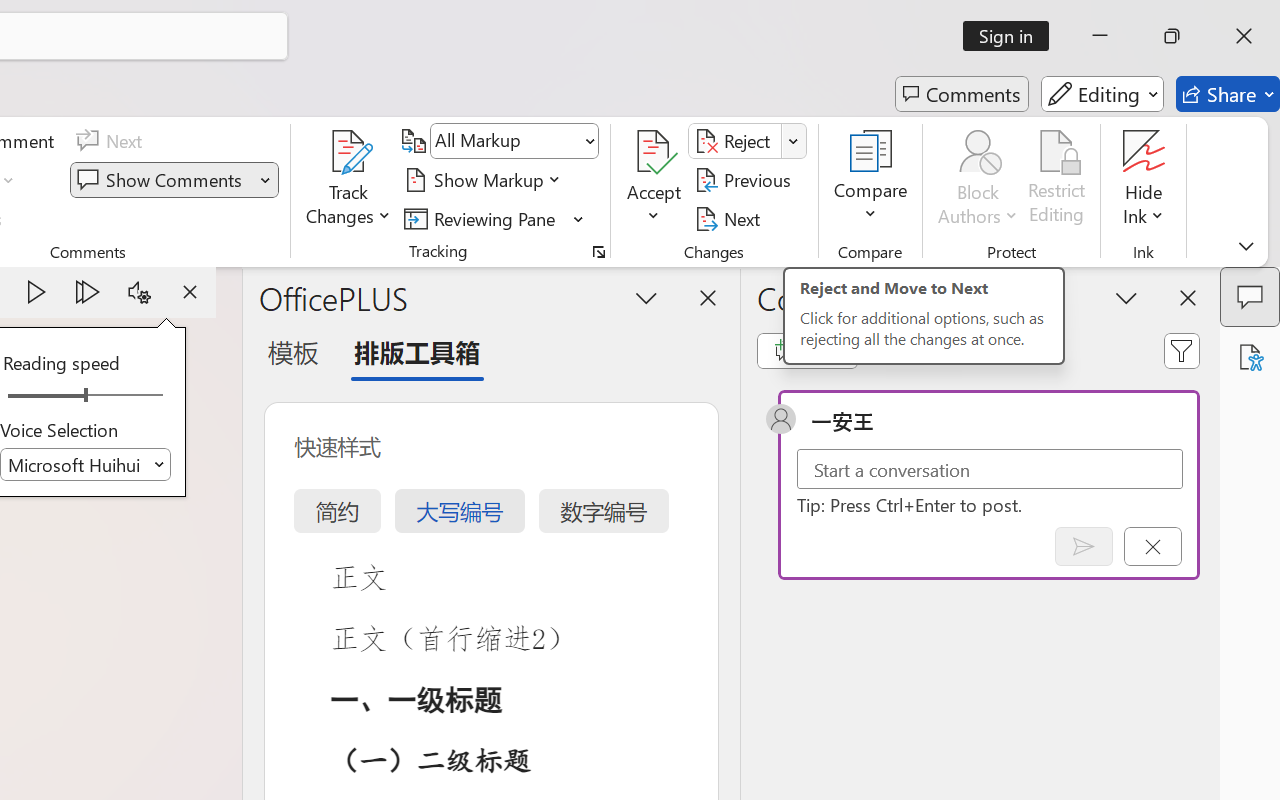 This screenshot has height=800, width=1280. I want to click on 'Previous', so click(745, 179).